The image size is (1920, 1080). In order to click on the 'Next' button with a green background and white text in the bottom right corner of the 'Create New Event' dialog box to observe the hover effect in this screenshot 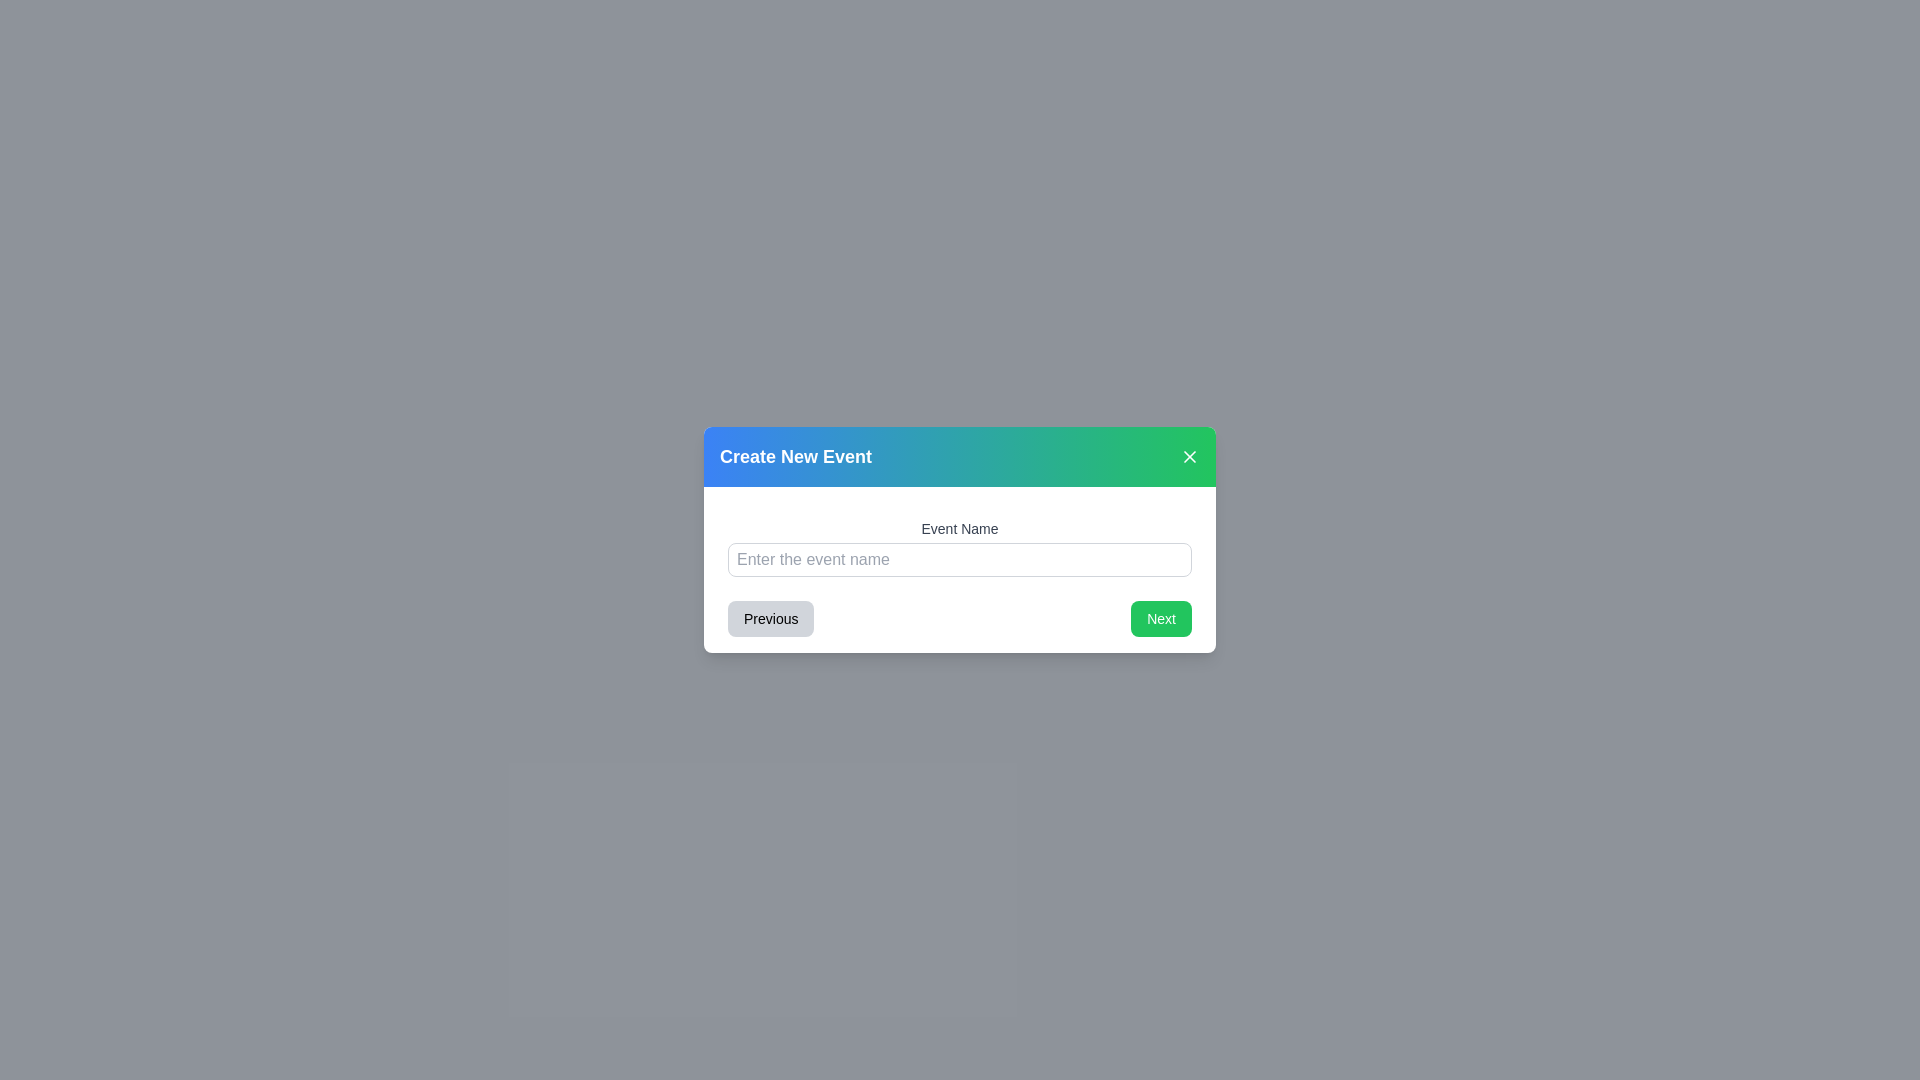, I will do `click(1161, 617)`.